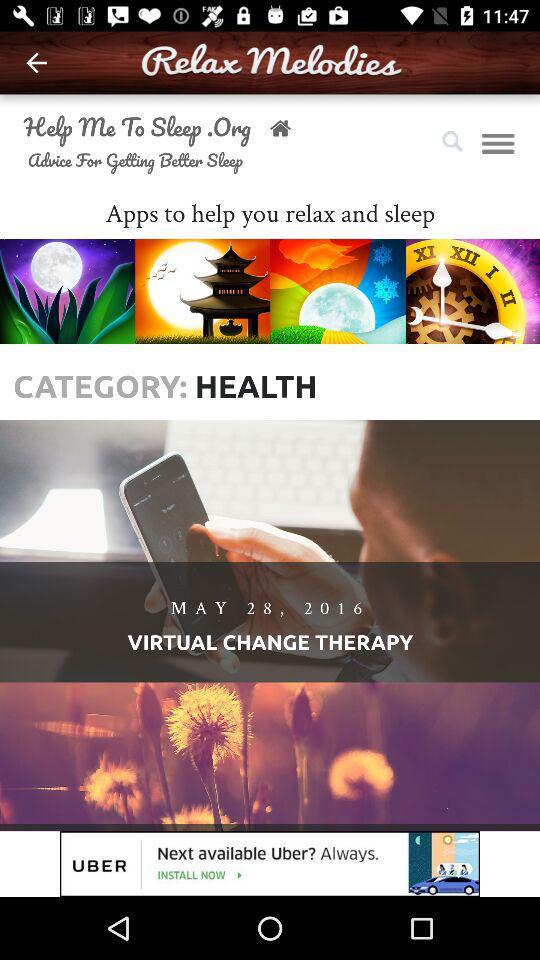 The width and height of the screenshot is (540, 960). I want to click on open advertisement, so click(270, 863).